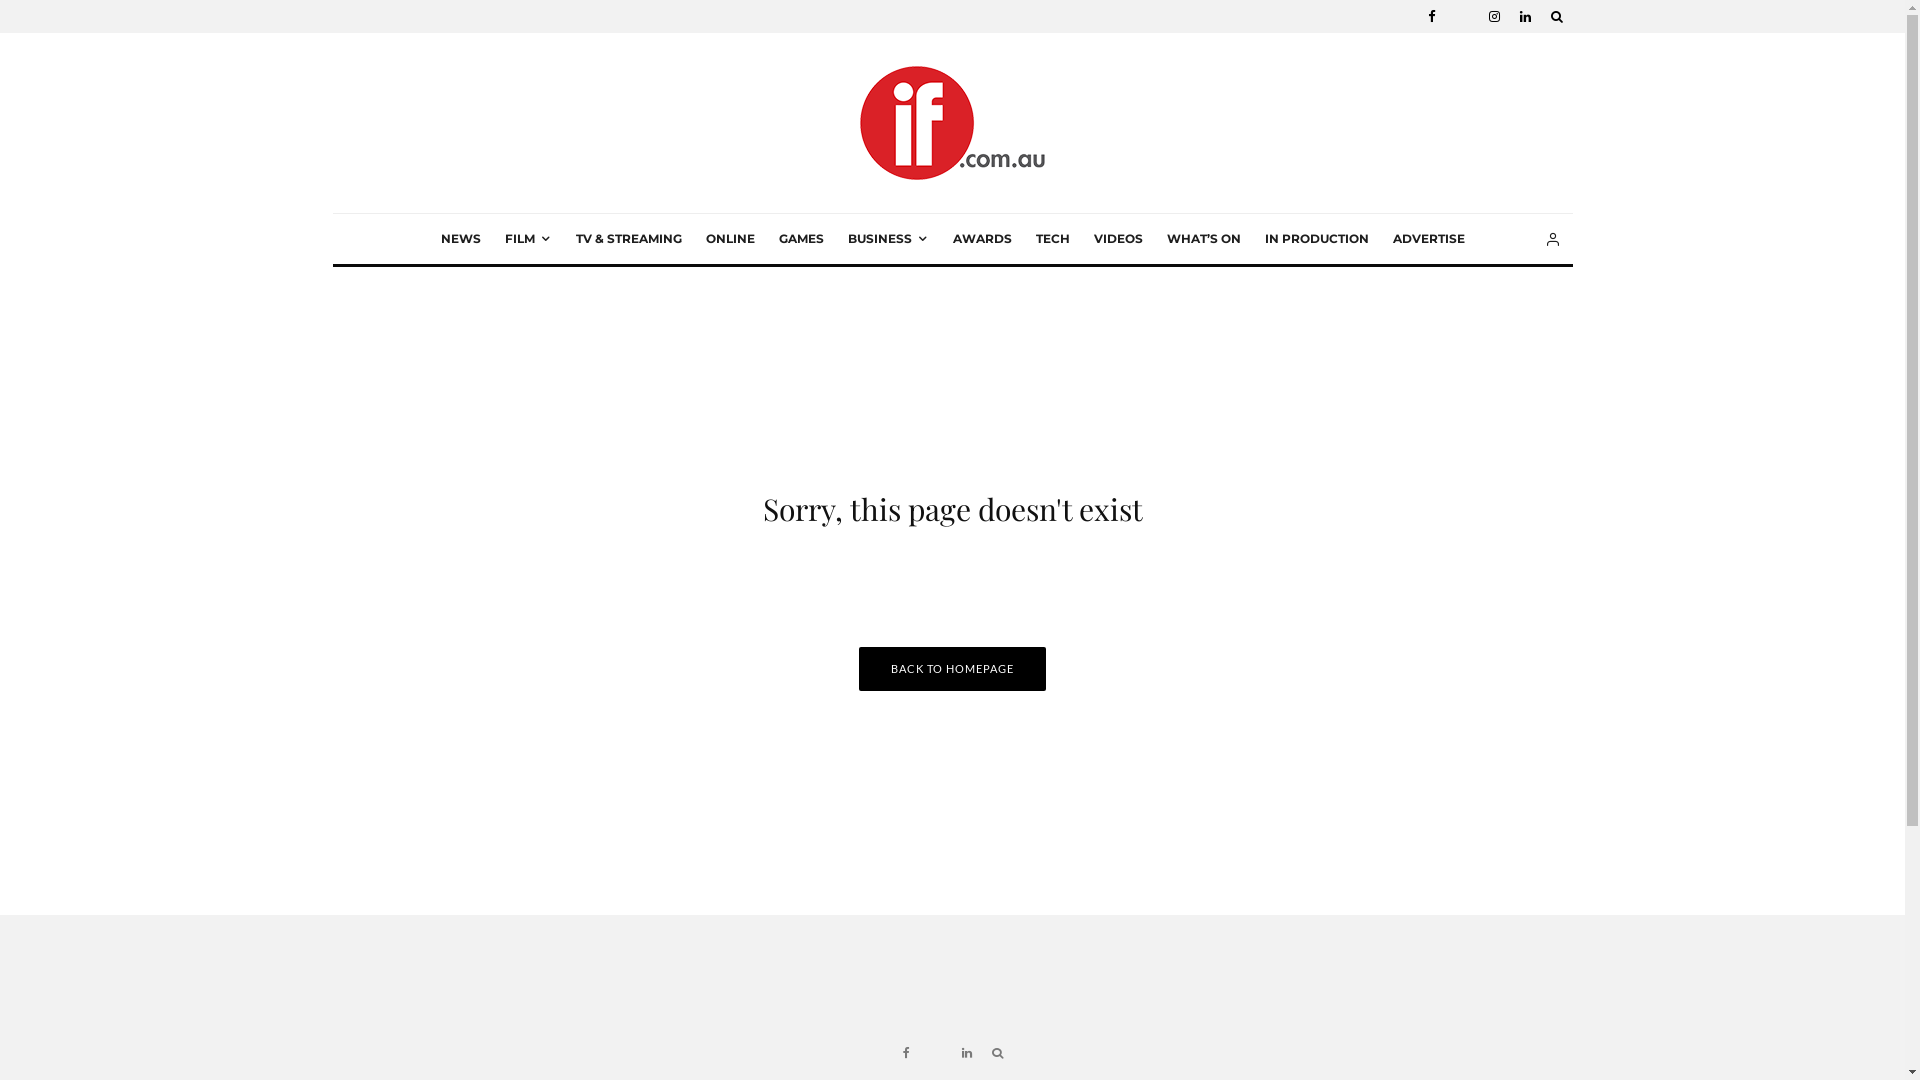 The height and width of the screenshot is (1080, 1920). What do you see at coordinates (426, 238) in the screenshot?
I see `'NEWS'` at bounding box center [426, 238].